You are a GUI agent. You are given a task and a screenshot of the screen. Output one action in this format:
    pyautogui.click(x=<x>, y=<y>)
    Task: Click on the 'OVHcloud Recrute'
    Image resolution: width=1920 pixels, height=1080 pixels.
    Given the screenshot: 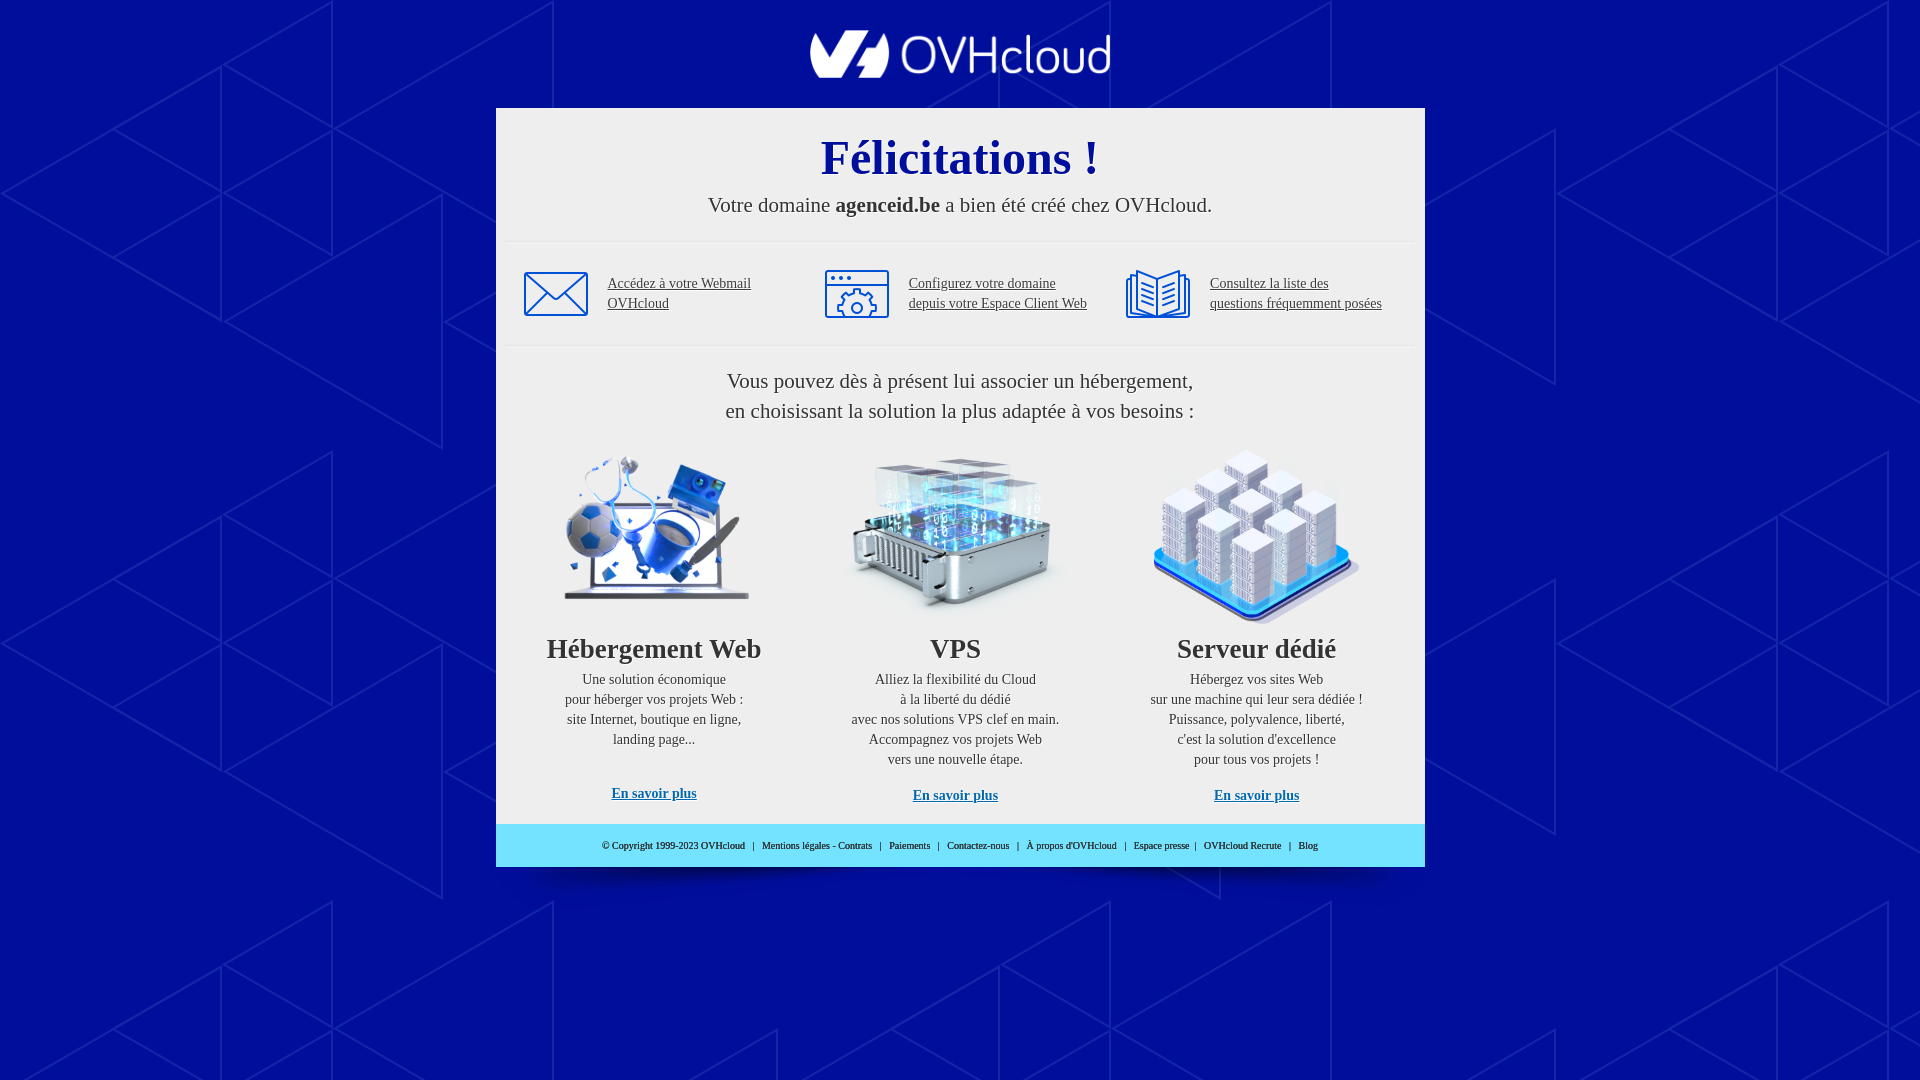 What is the action you would take?
    pyautogui.click(x=1241, y=845)
    